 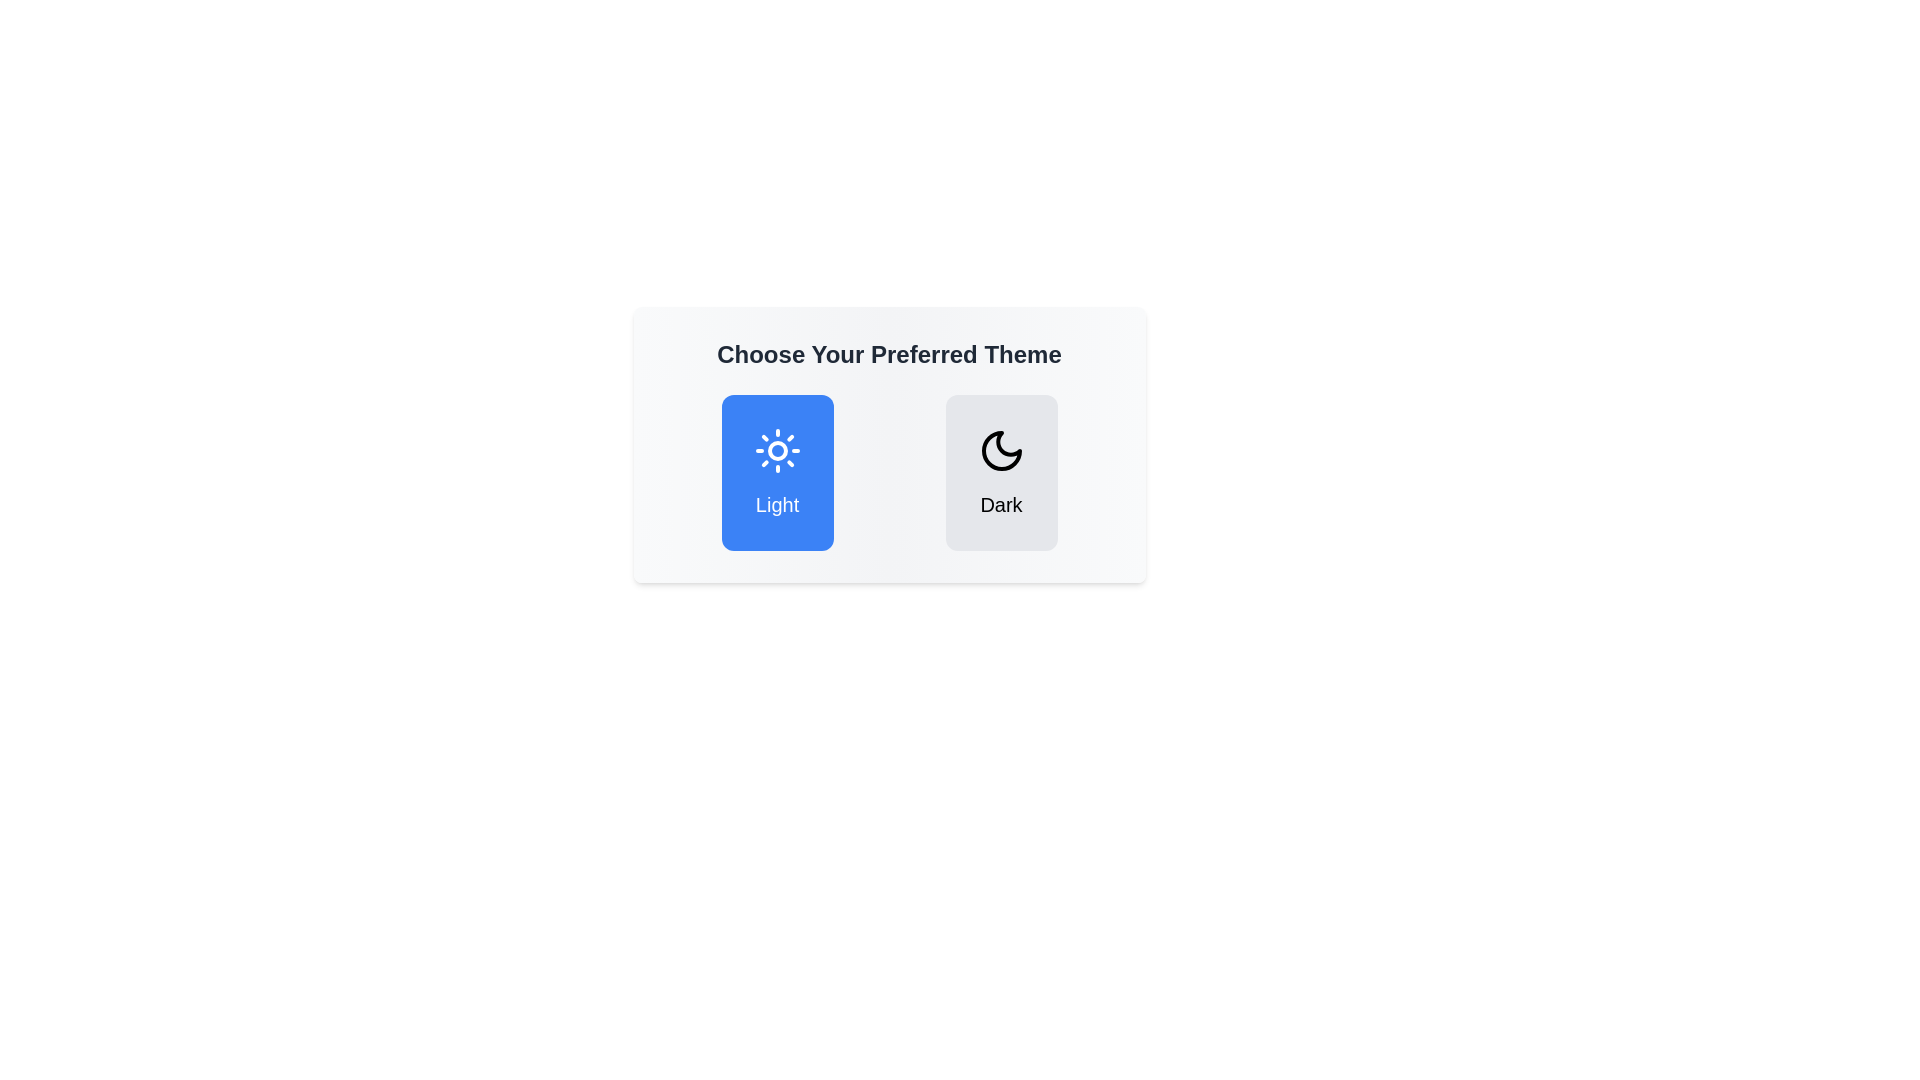 I want to click on the Light button to observe its hover effect, so click(x=776, y=473).